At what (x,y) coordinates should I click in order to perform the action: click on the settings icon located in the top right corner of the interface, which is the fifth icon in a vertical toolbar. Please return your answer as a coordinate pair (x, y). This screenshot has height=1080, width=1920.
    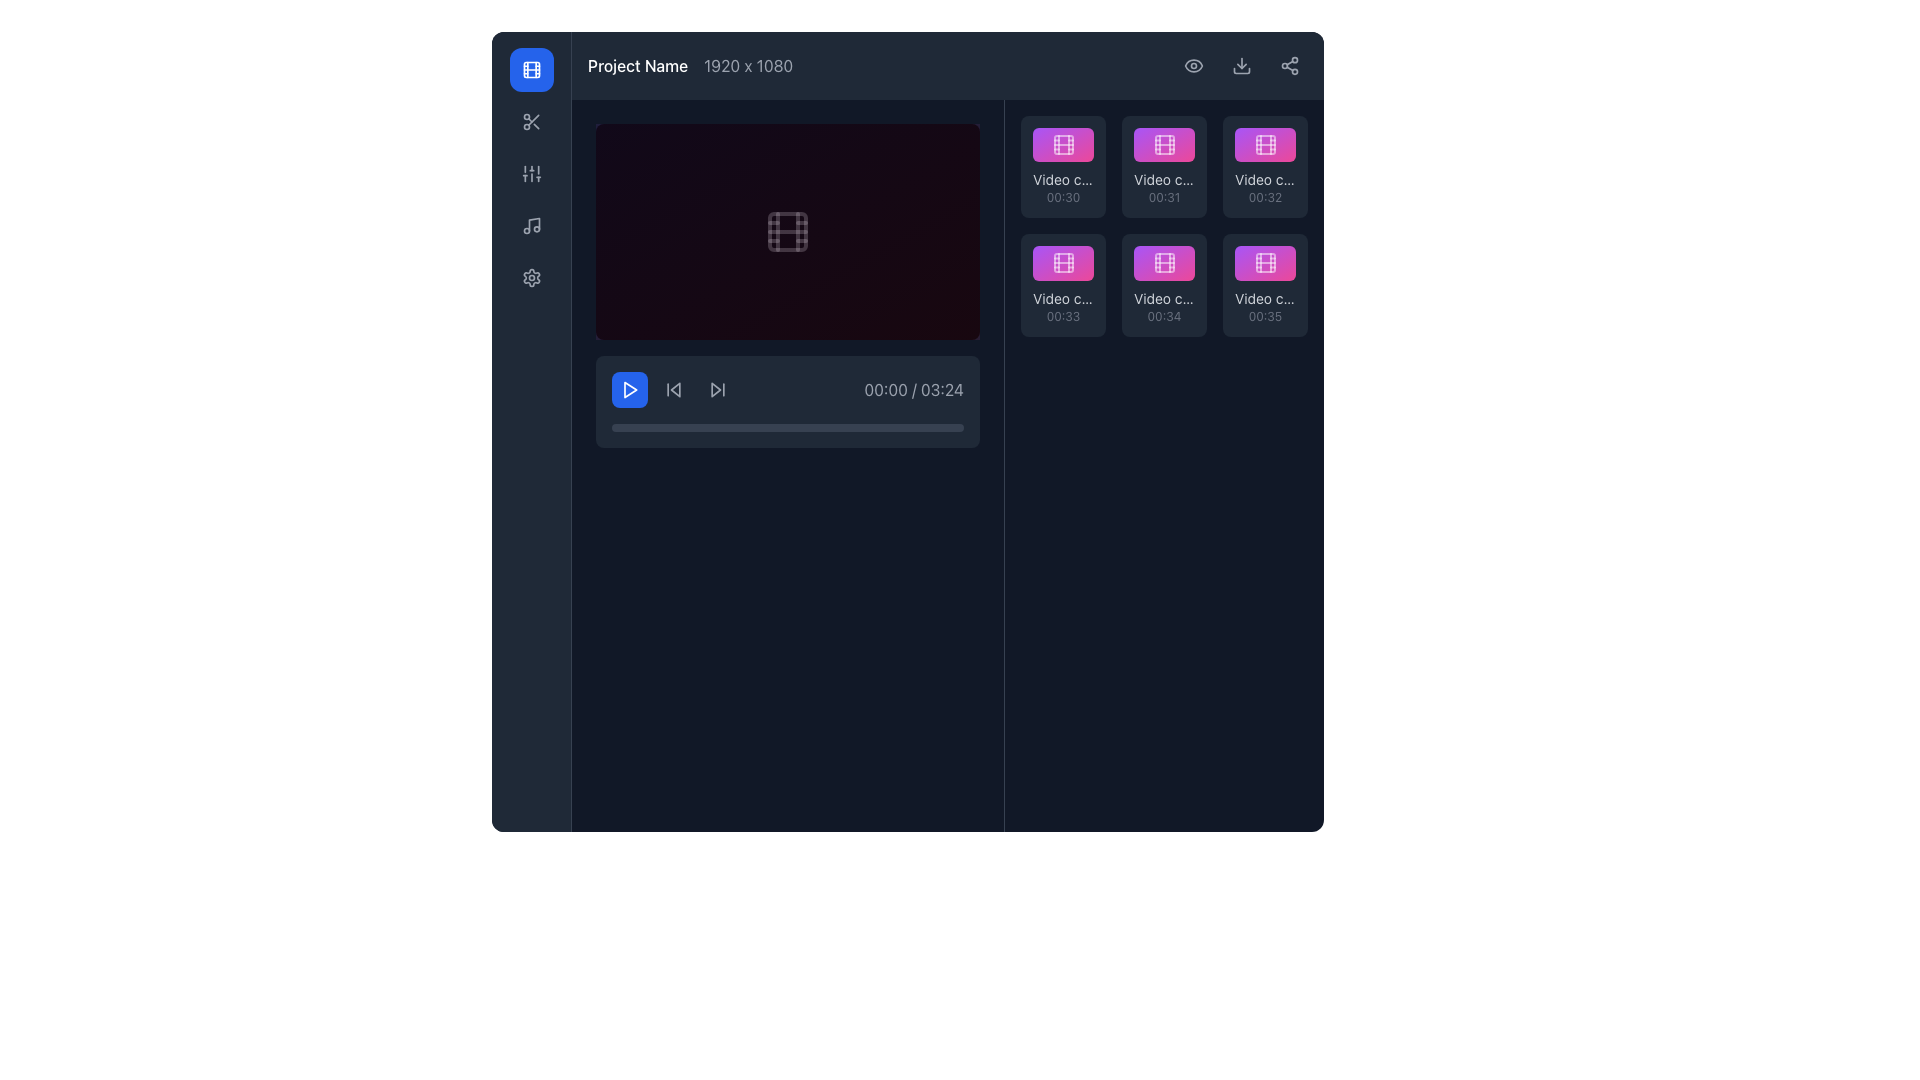
    Looking at the image, I should click on (531, 277).